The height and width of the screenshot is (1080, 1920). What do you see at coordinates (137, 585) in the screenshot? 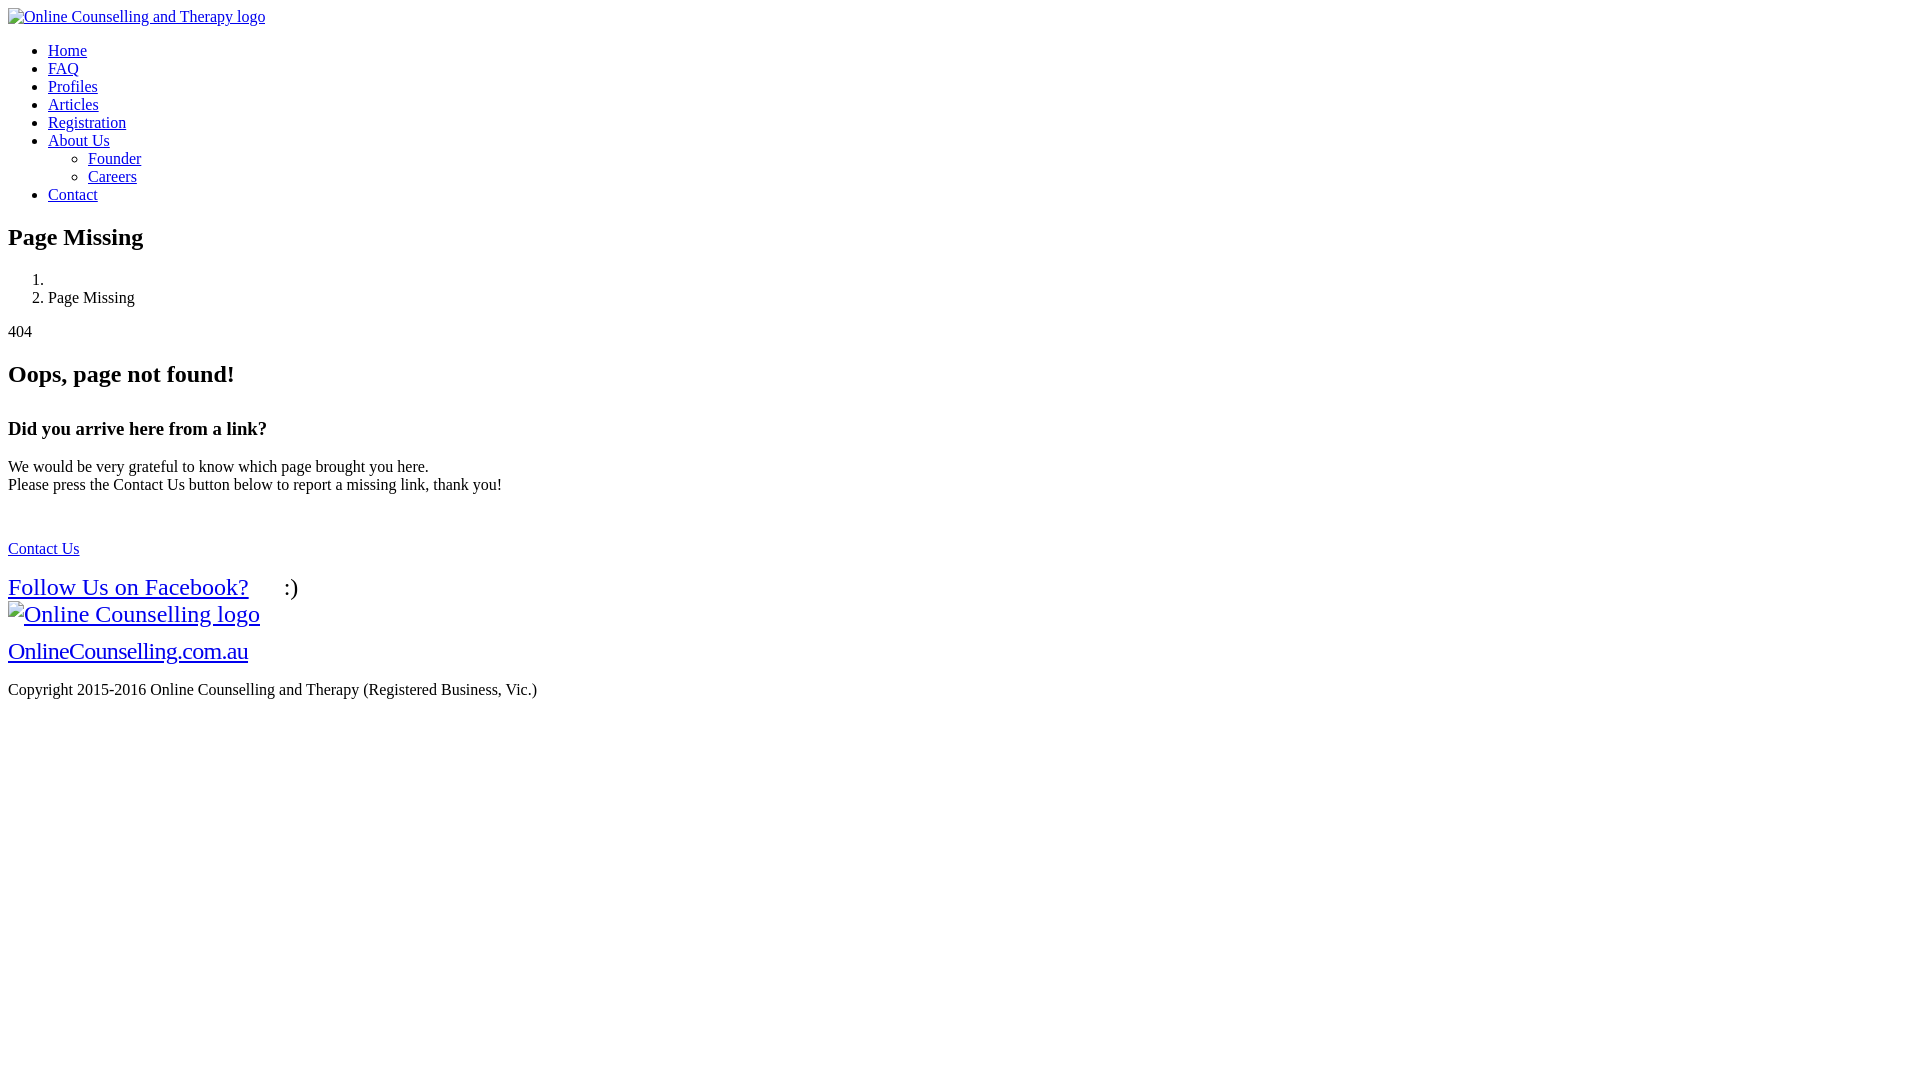
I see `'Follow Us on Facebook?'` at bounding box center [137, 585].